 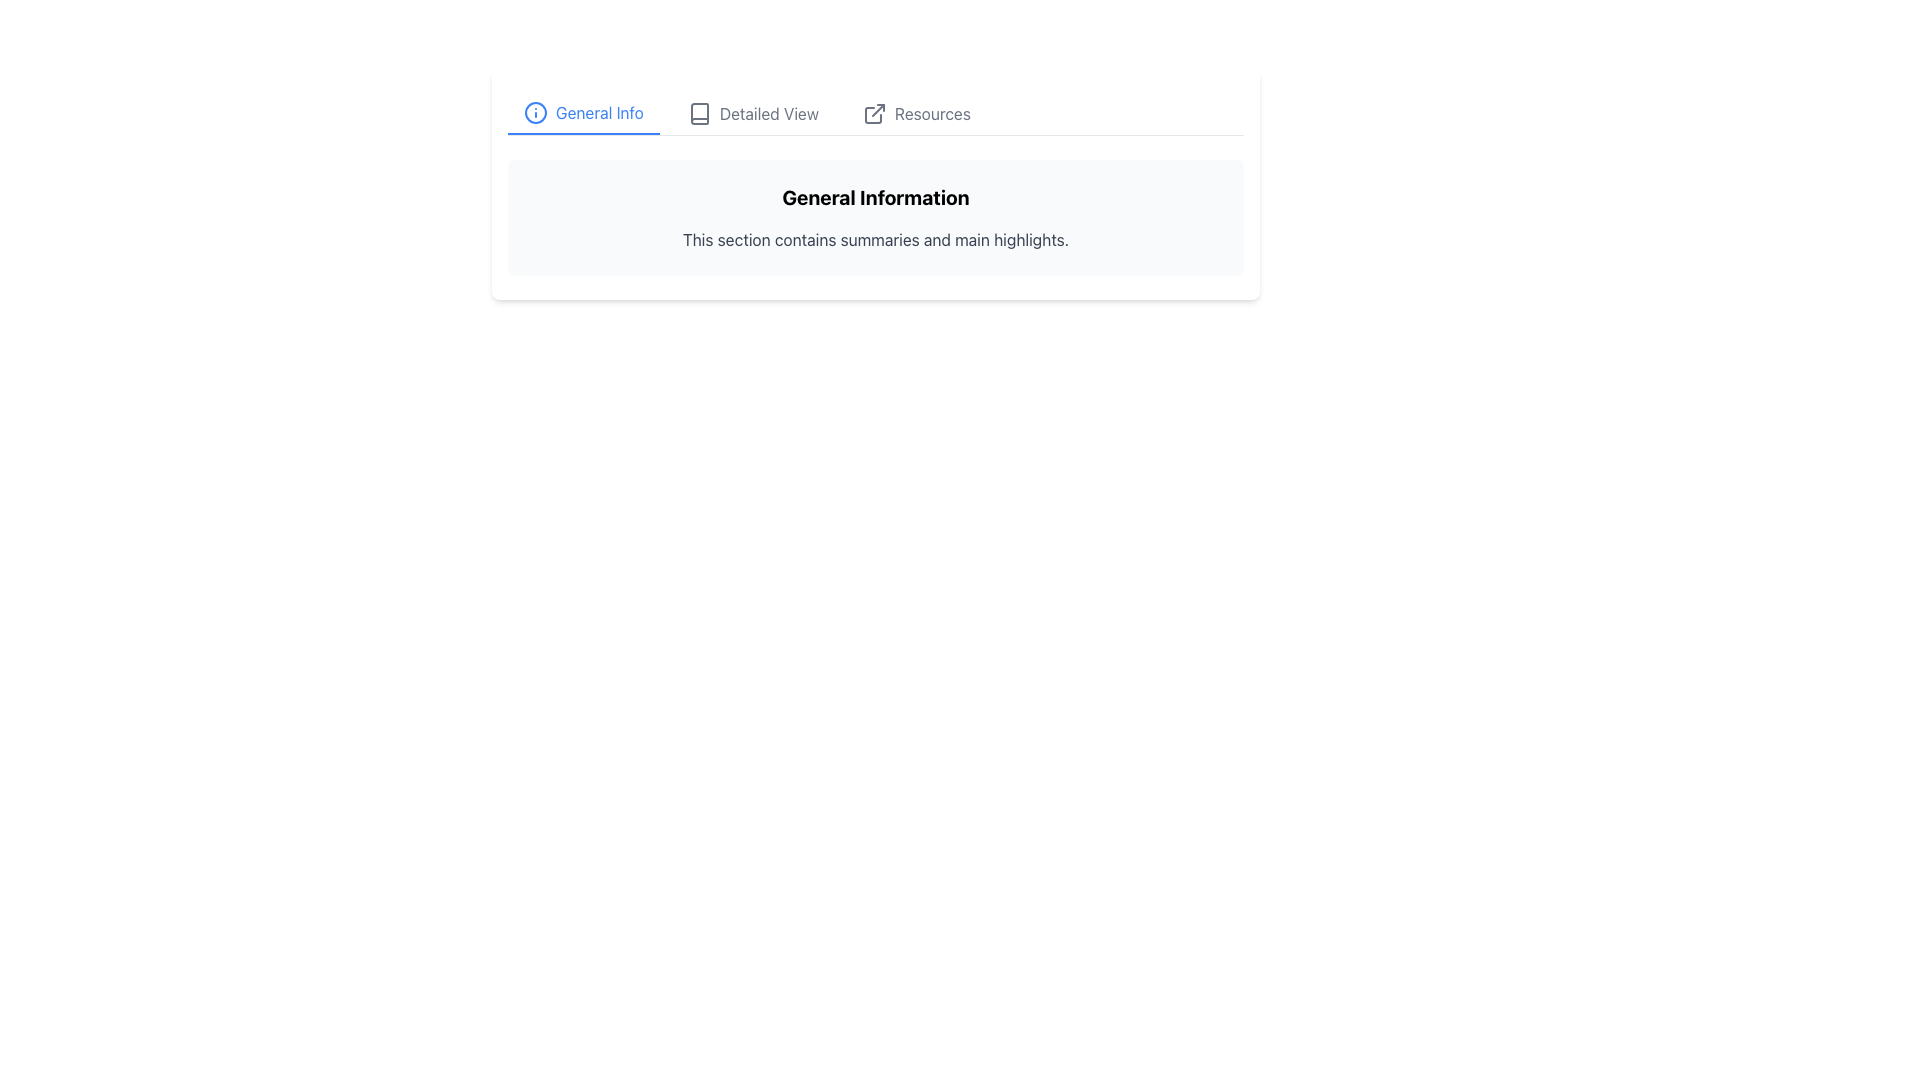 I want to click on the small, monochromatic book icon located to the left of the 'Detailed View' label in the tab section of the interface, so click(x=699, y=114).